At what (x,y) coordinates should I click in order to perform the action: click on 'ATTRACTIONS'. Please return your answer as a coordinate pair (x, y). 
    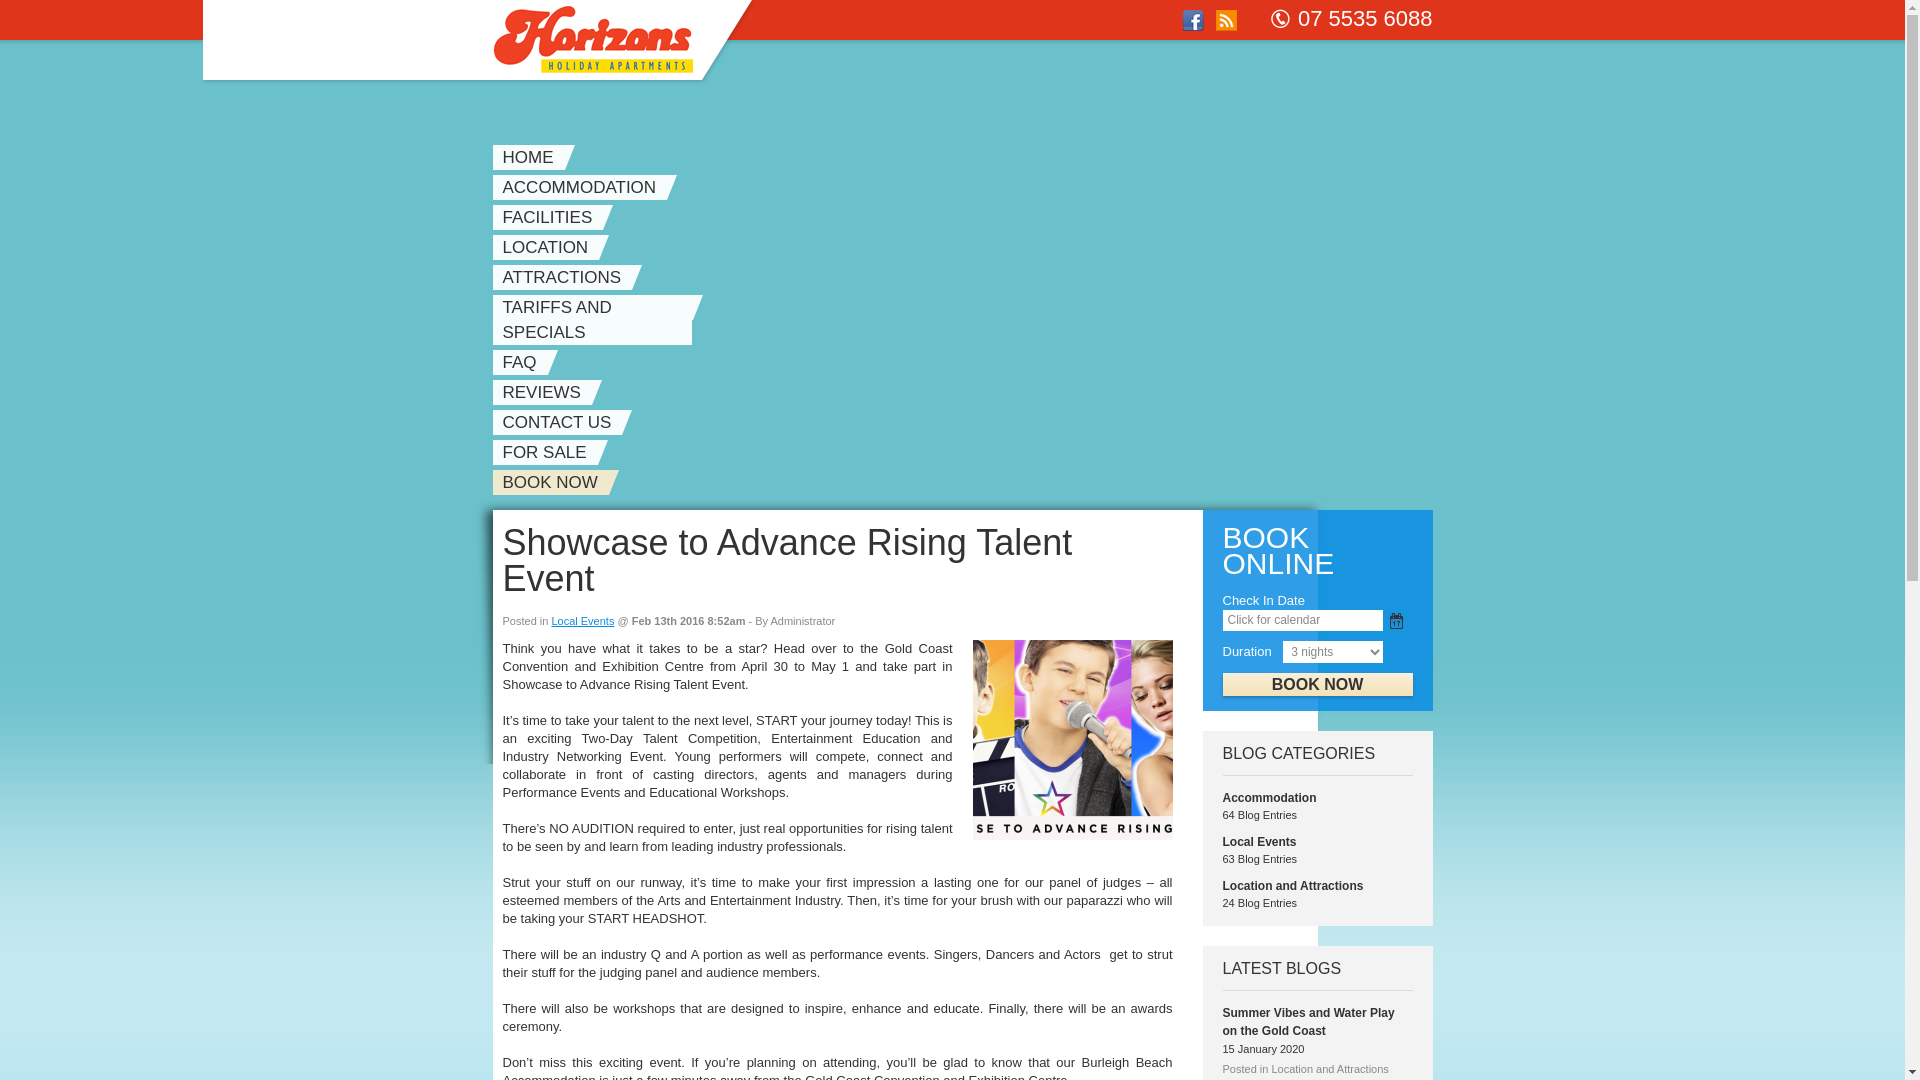
    Looking at the image, I should click on (565, 277).